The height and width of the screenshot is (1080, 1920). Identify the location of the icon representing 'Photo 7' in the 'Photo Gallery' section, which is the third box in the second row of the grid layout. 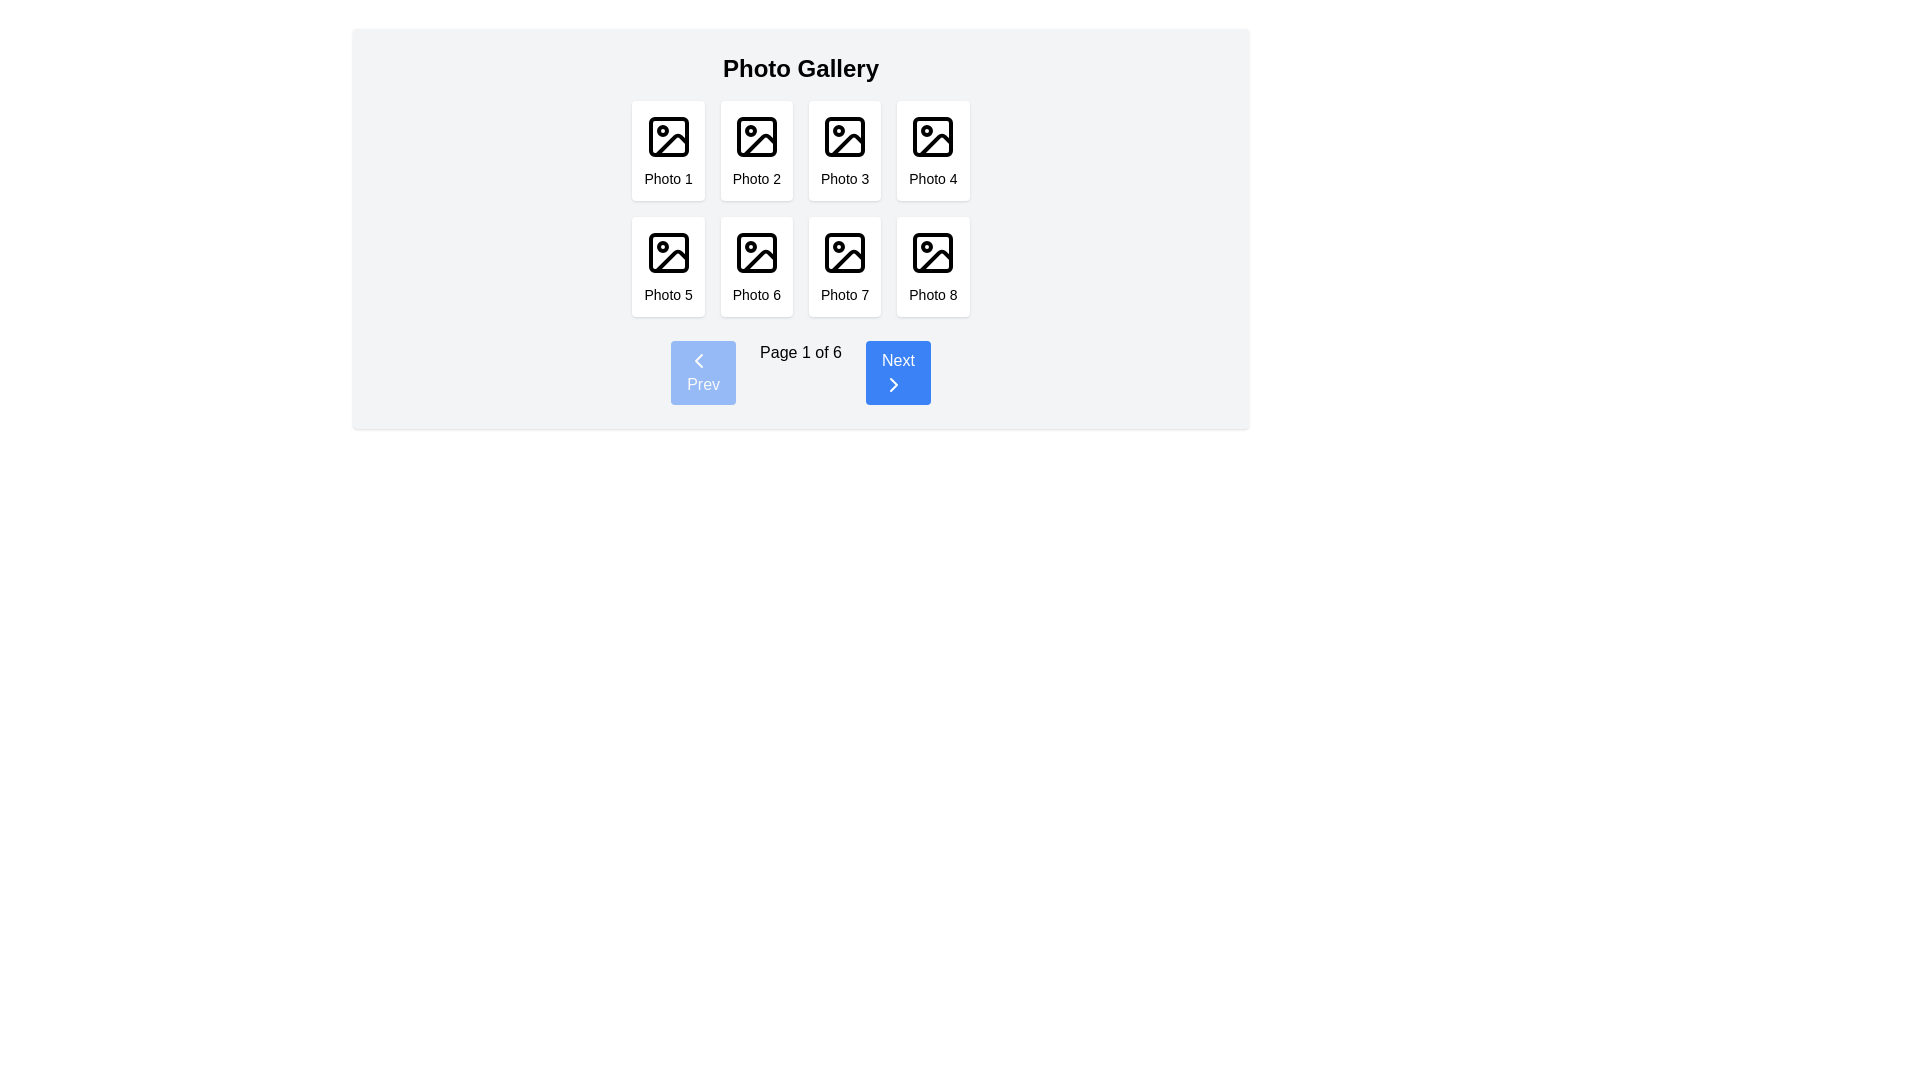
(845, 252).